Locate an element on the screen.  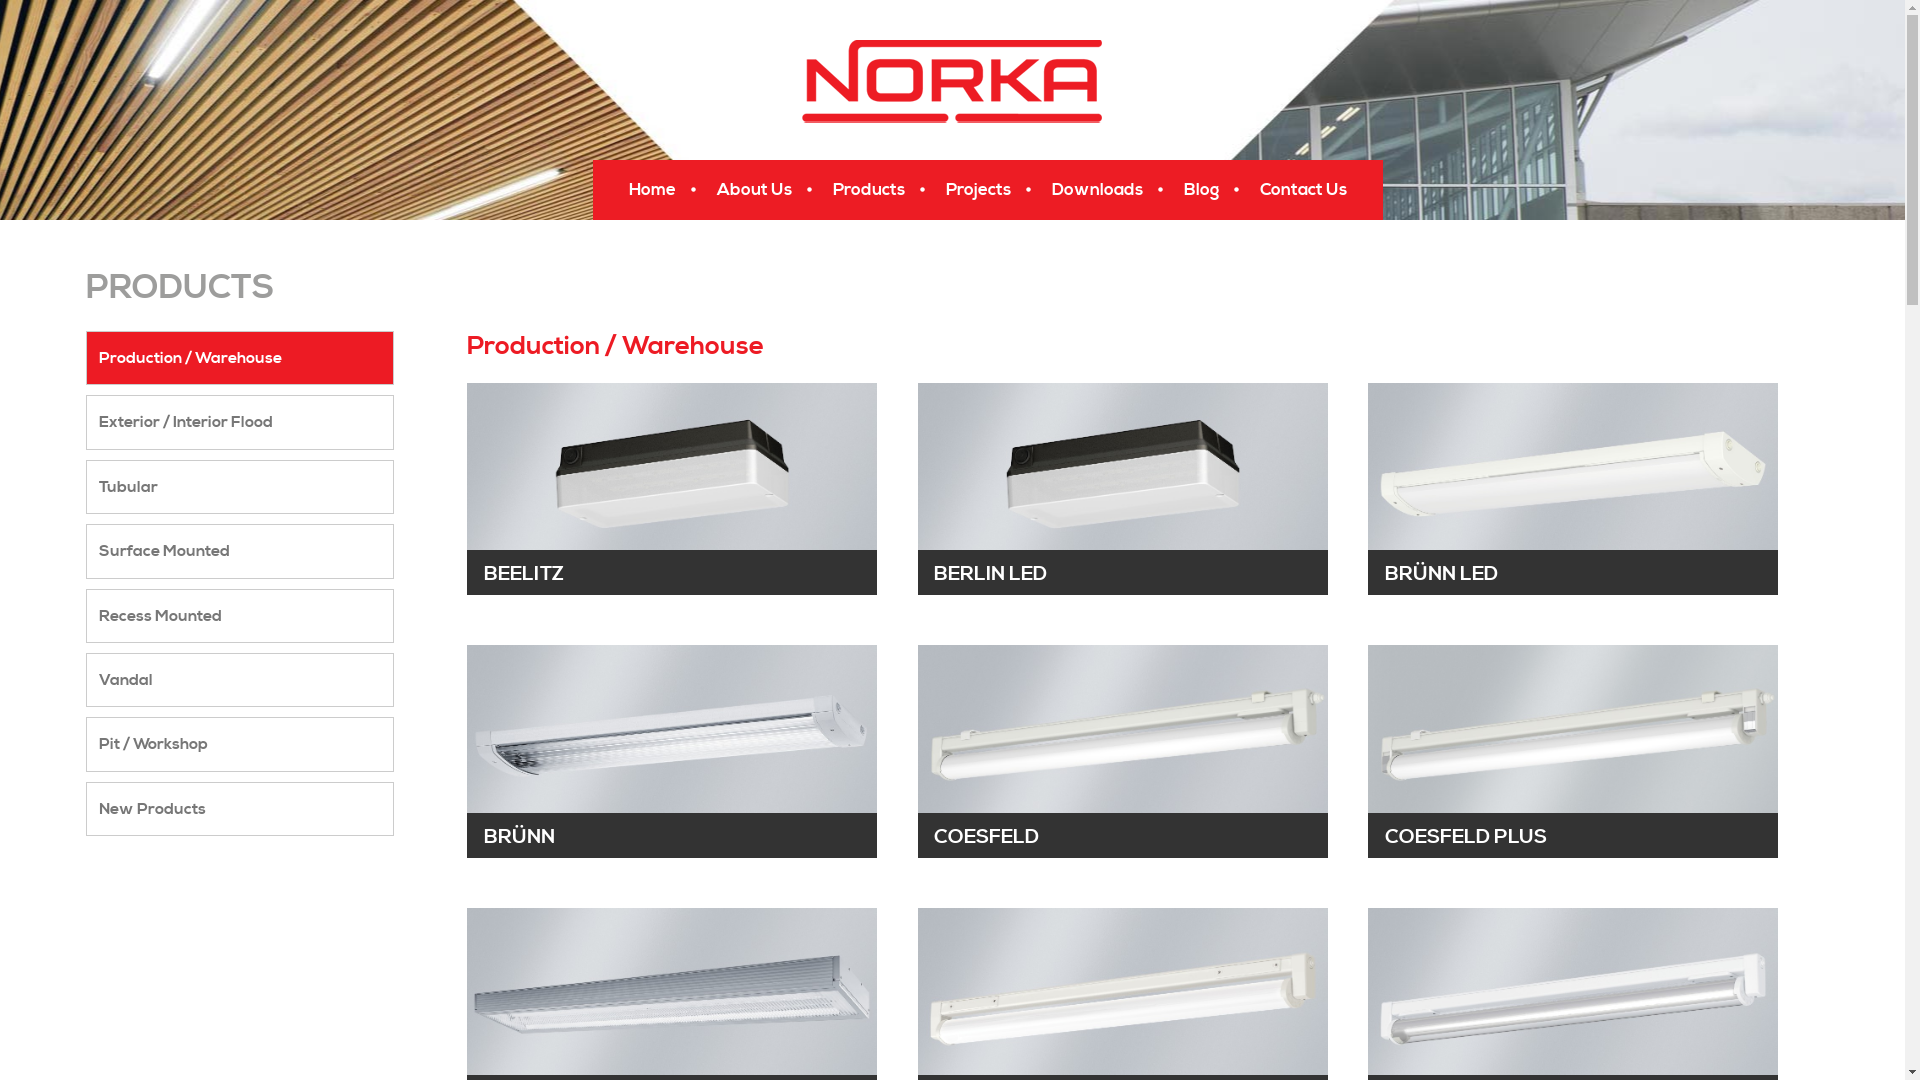
'Exterior / Interior Flood' is located at coordinates (240, 420).